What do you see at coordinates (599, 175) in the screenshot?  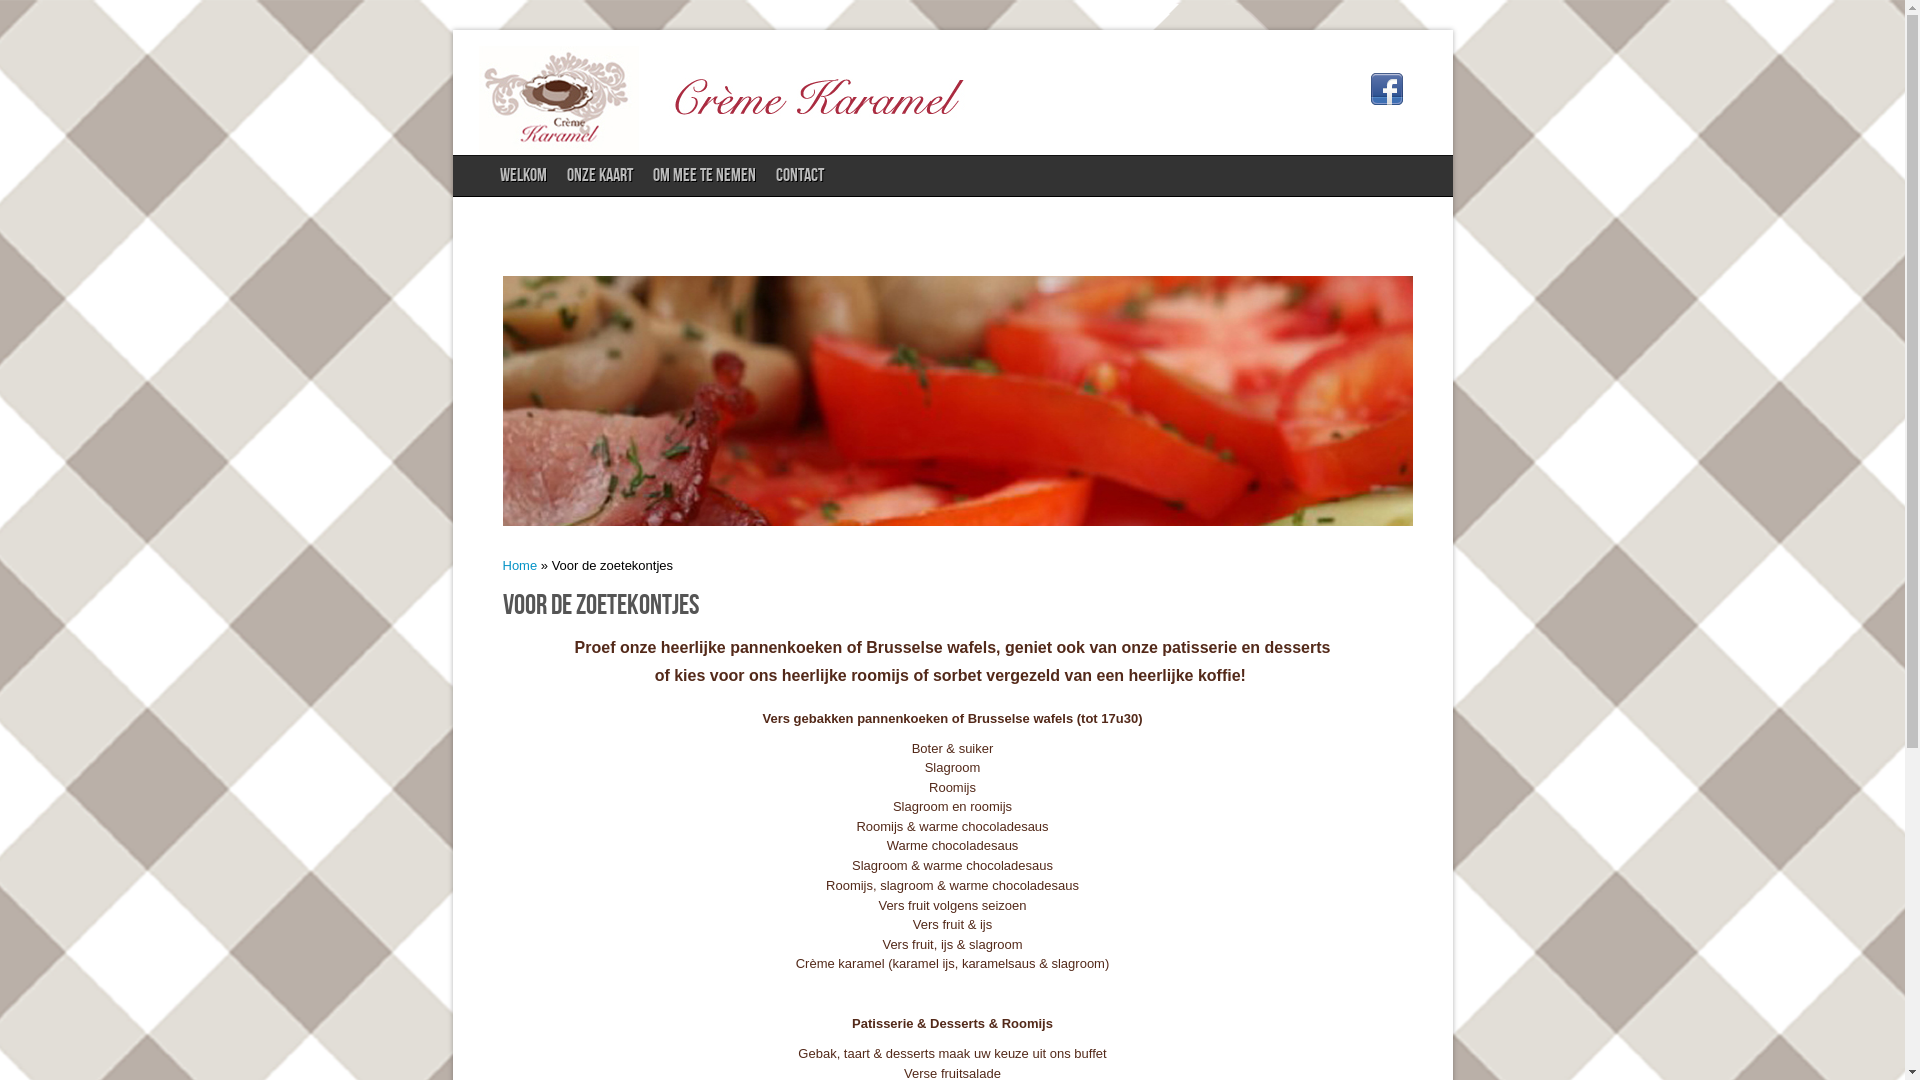 I see `'ONZE KAART'` at bounding box center [599, 175].